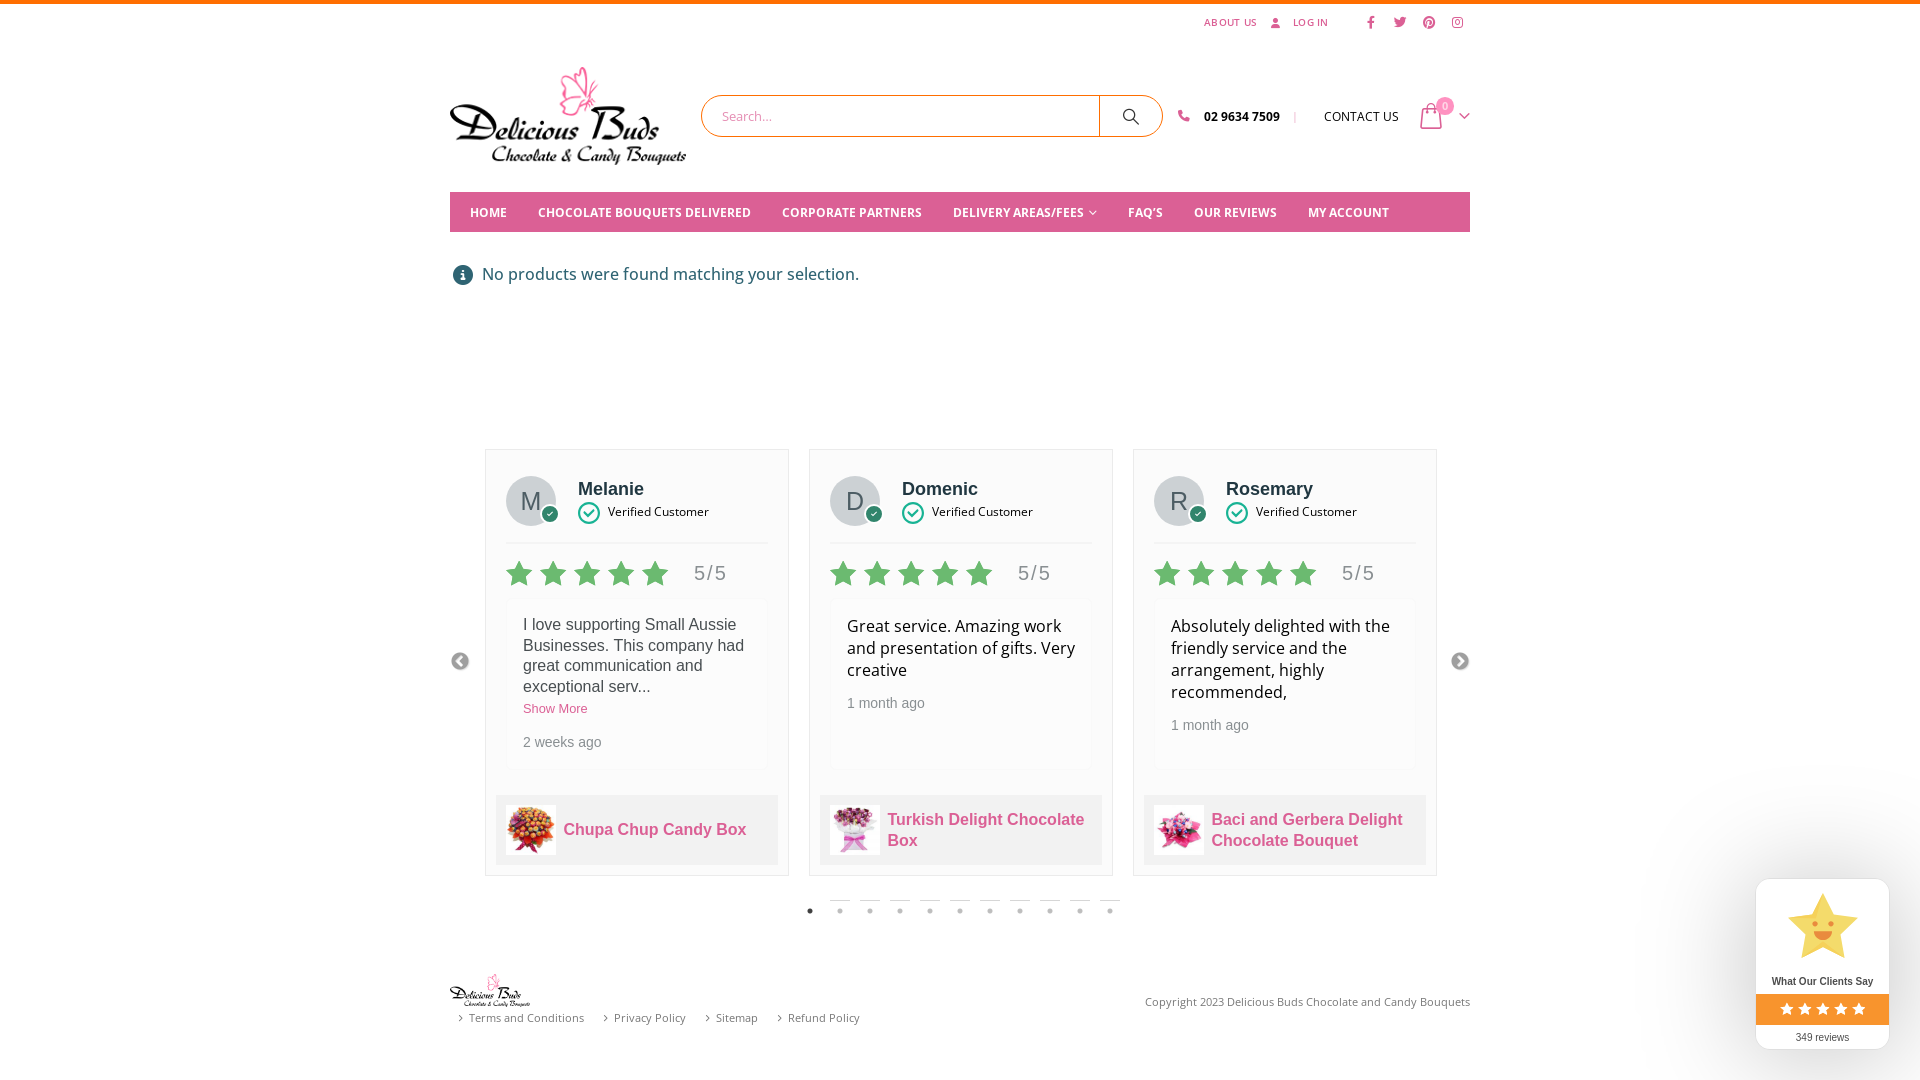 The width and height of the screenshot is (1920, 1080). I want to click on 'Refund Policy', so click(824, 1017).